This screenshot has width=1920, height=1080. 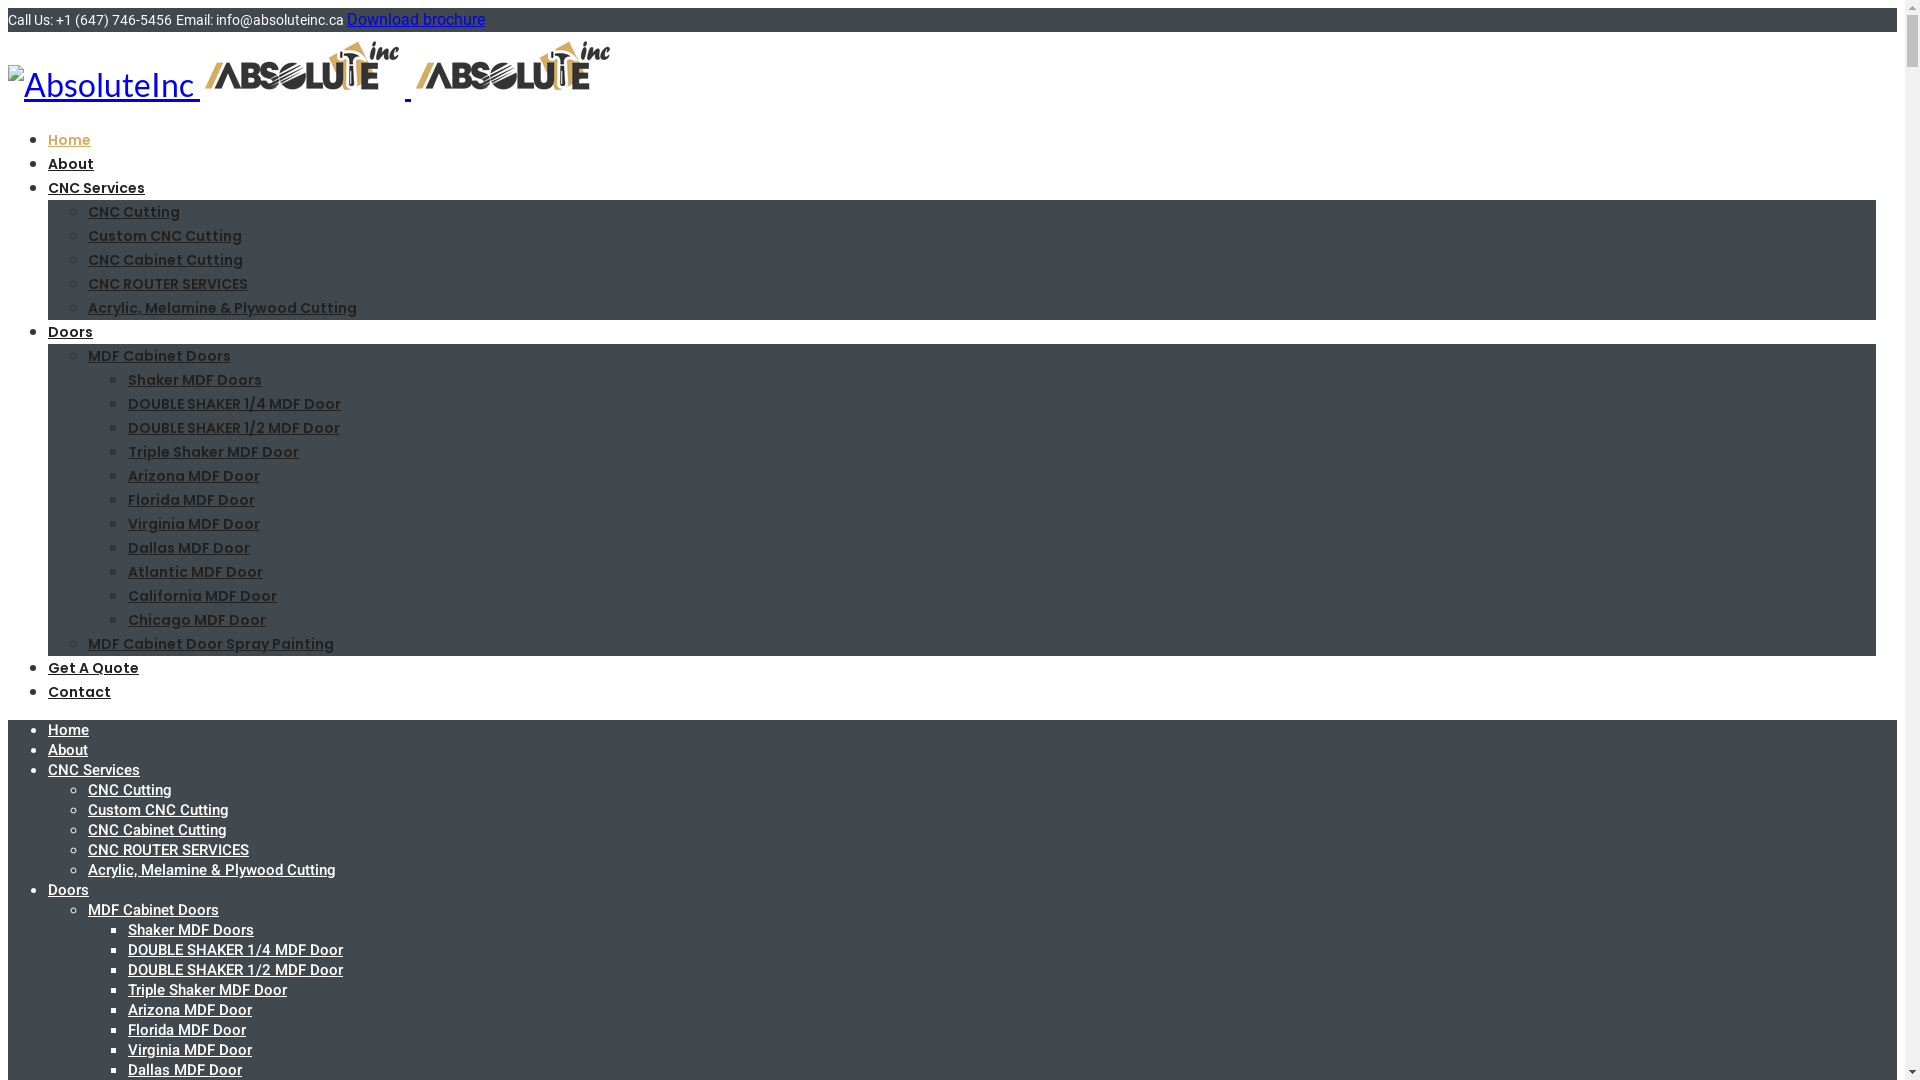 What do you see at coordinates (127, 968) in the screenshot?
I see `'DOUBLE SHAKER 1/2 MDF Door'` at bounding box center [127, 968].